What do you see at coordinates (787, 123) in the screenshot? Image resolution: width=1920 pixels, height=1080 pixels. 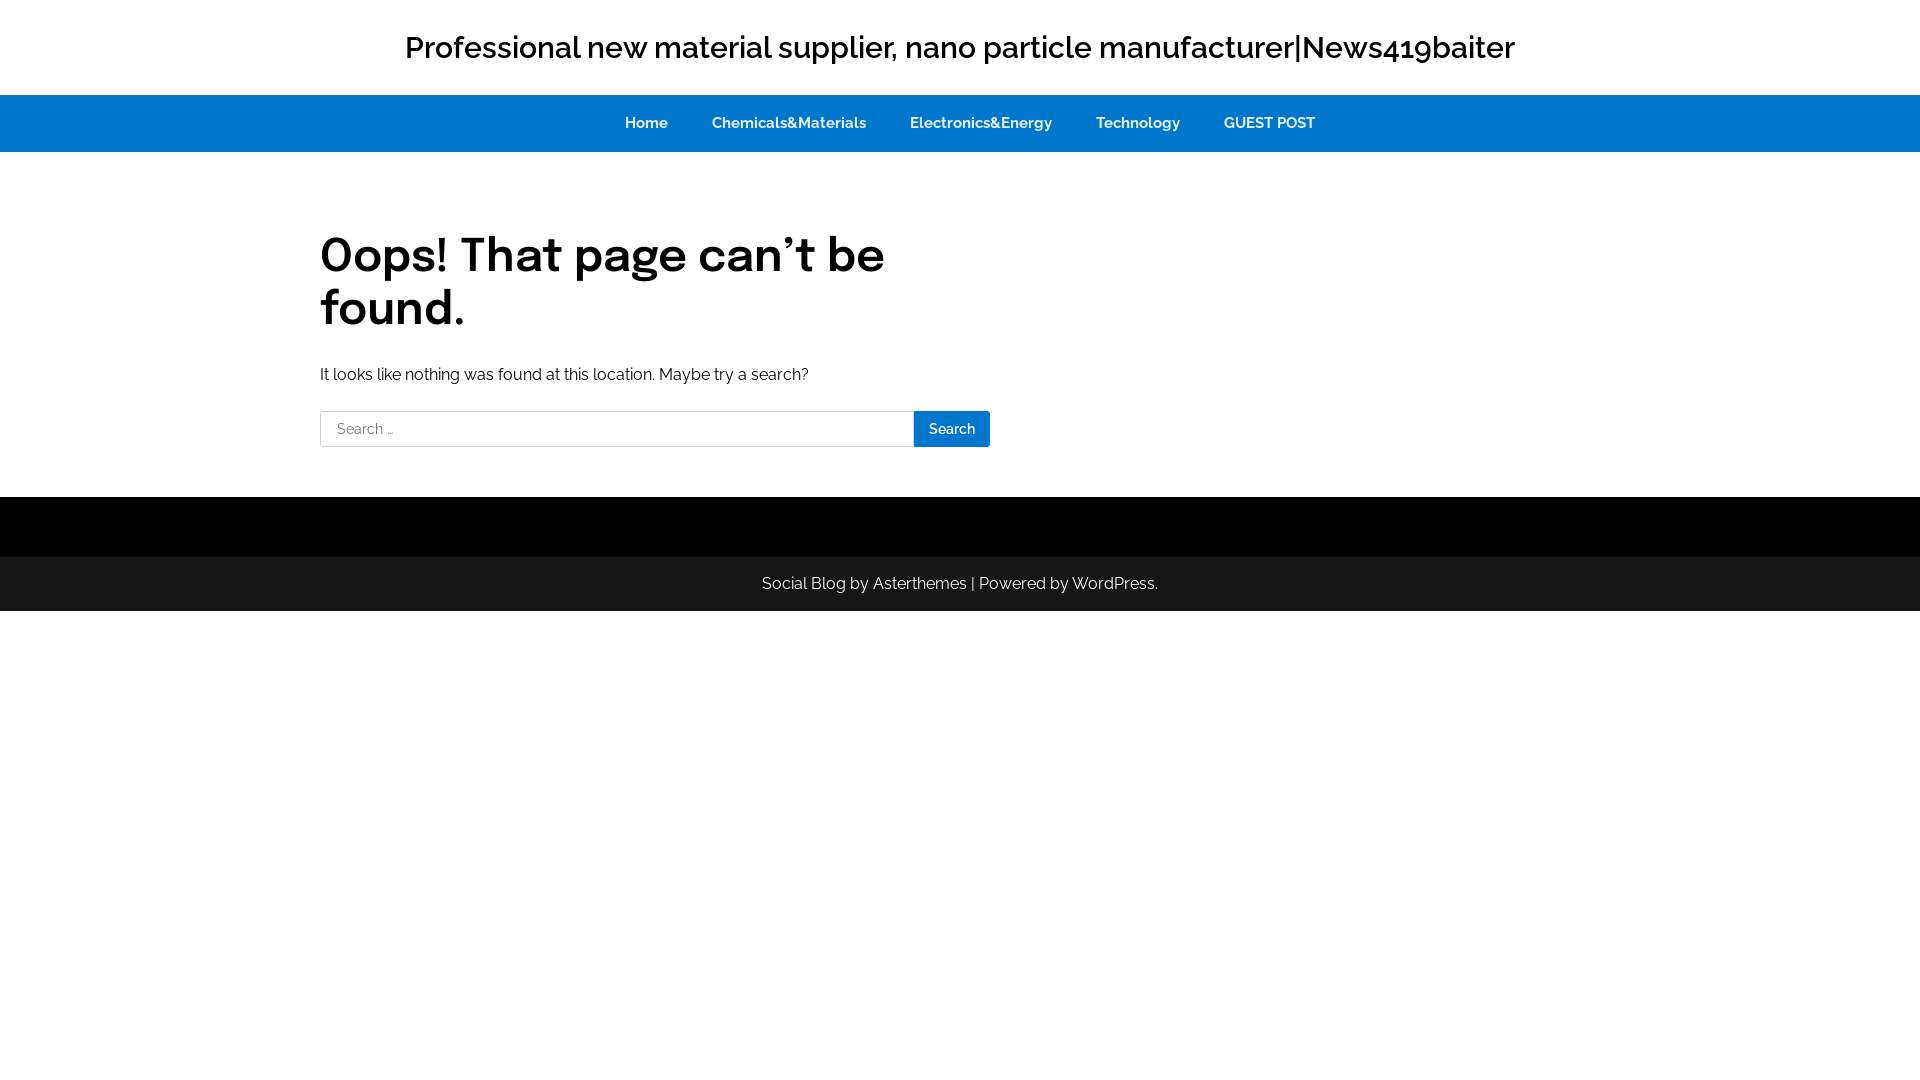 I see `'Chemicals&Materials'` at bounding box center [787, 123].